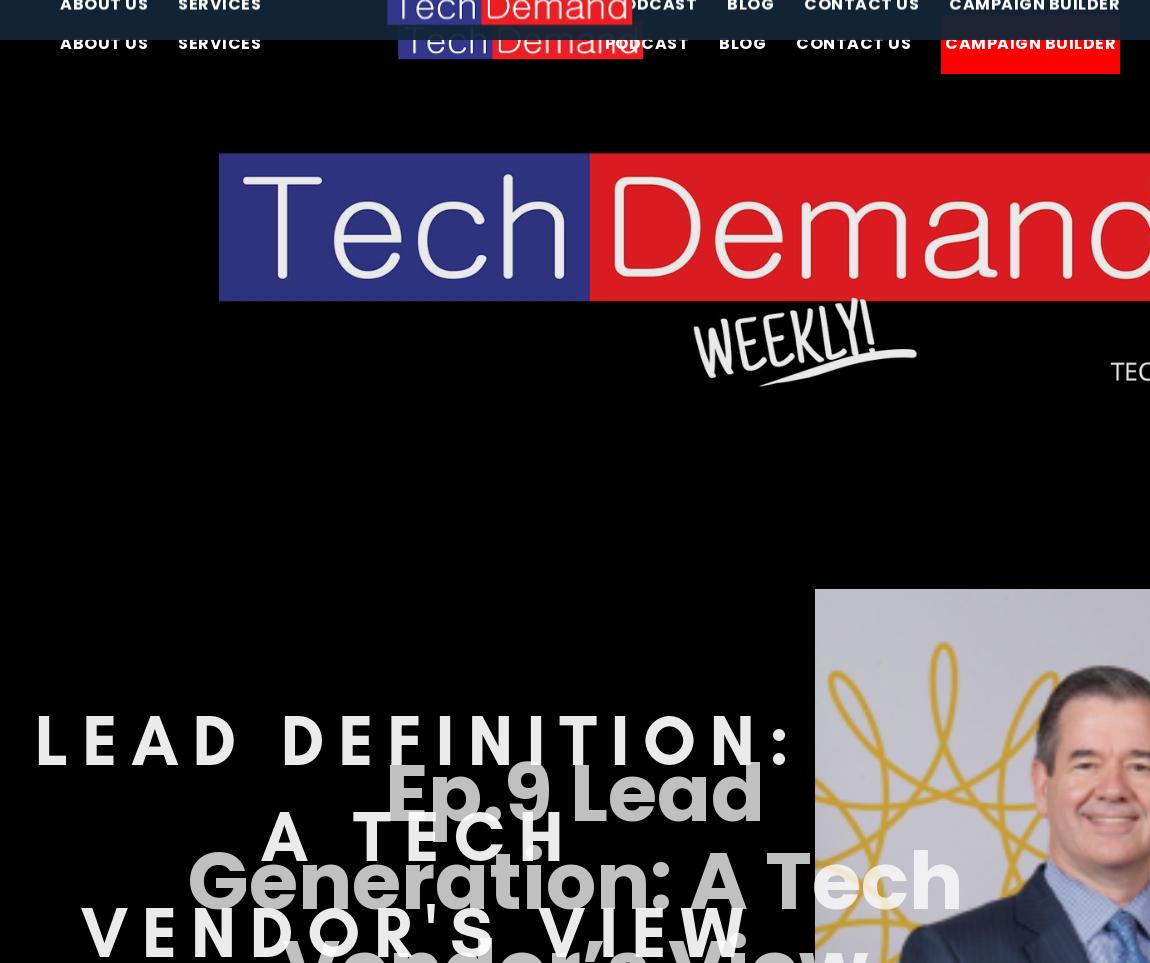 The width and height of the screenshot is (1150, 963). Describe the element at coordinates (645, 42) in the screenshot. I see `'Podcast'` at that location.